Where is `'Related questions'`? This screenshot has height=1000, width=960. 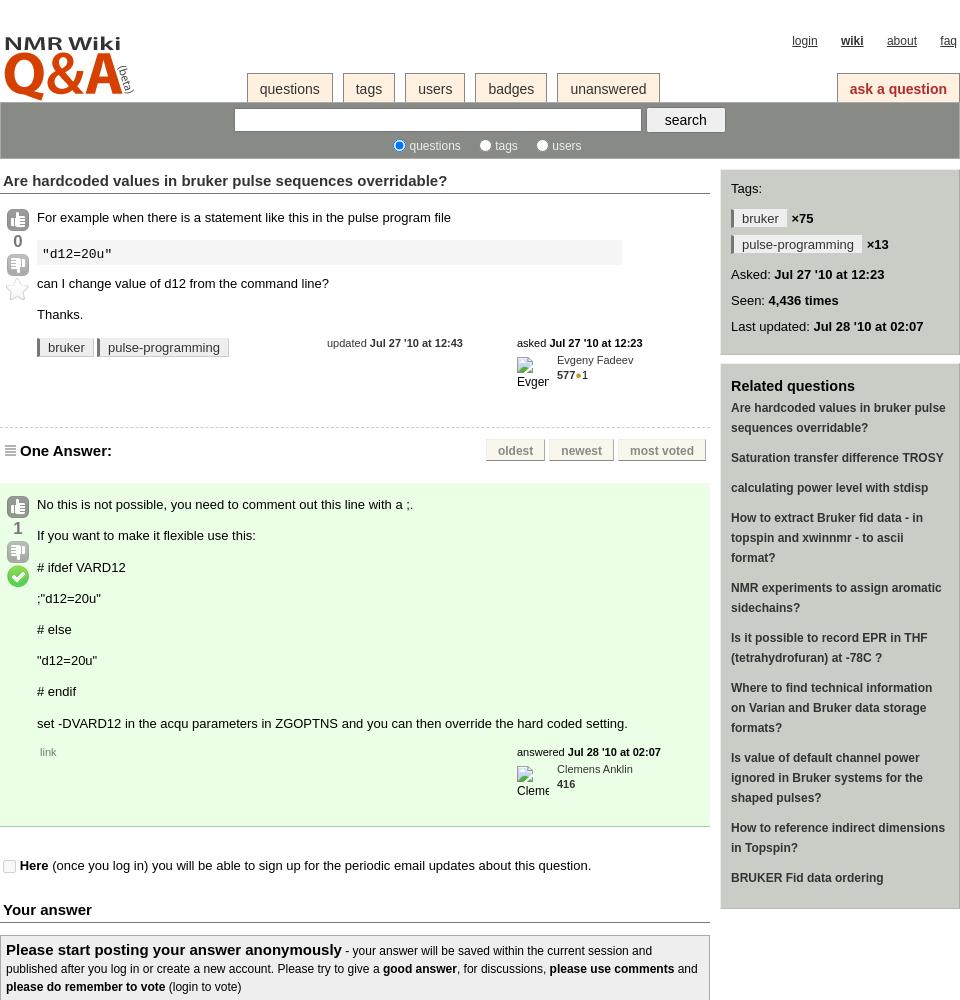 'Related questions' is located at coordinates (792, 386).